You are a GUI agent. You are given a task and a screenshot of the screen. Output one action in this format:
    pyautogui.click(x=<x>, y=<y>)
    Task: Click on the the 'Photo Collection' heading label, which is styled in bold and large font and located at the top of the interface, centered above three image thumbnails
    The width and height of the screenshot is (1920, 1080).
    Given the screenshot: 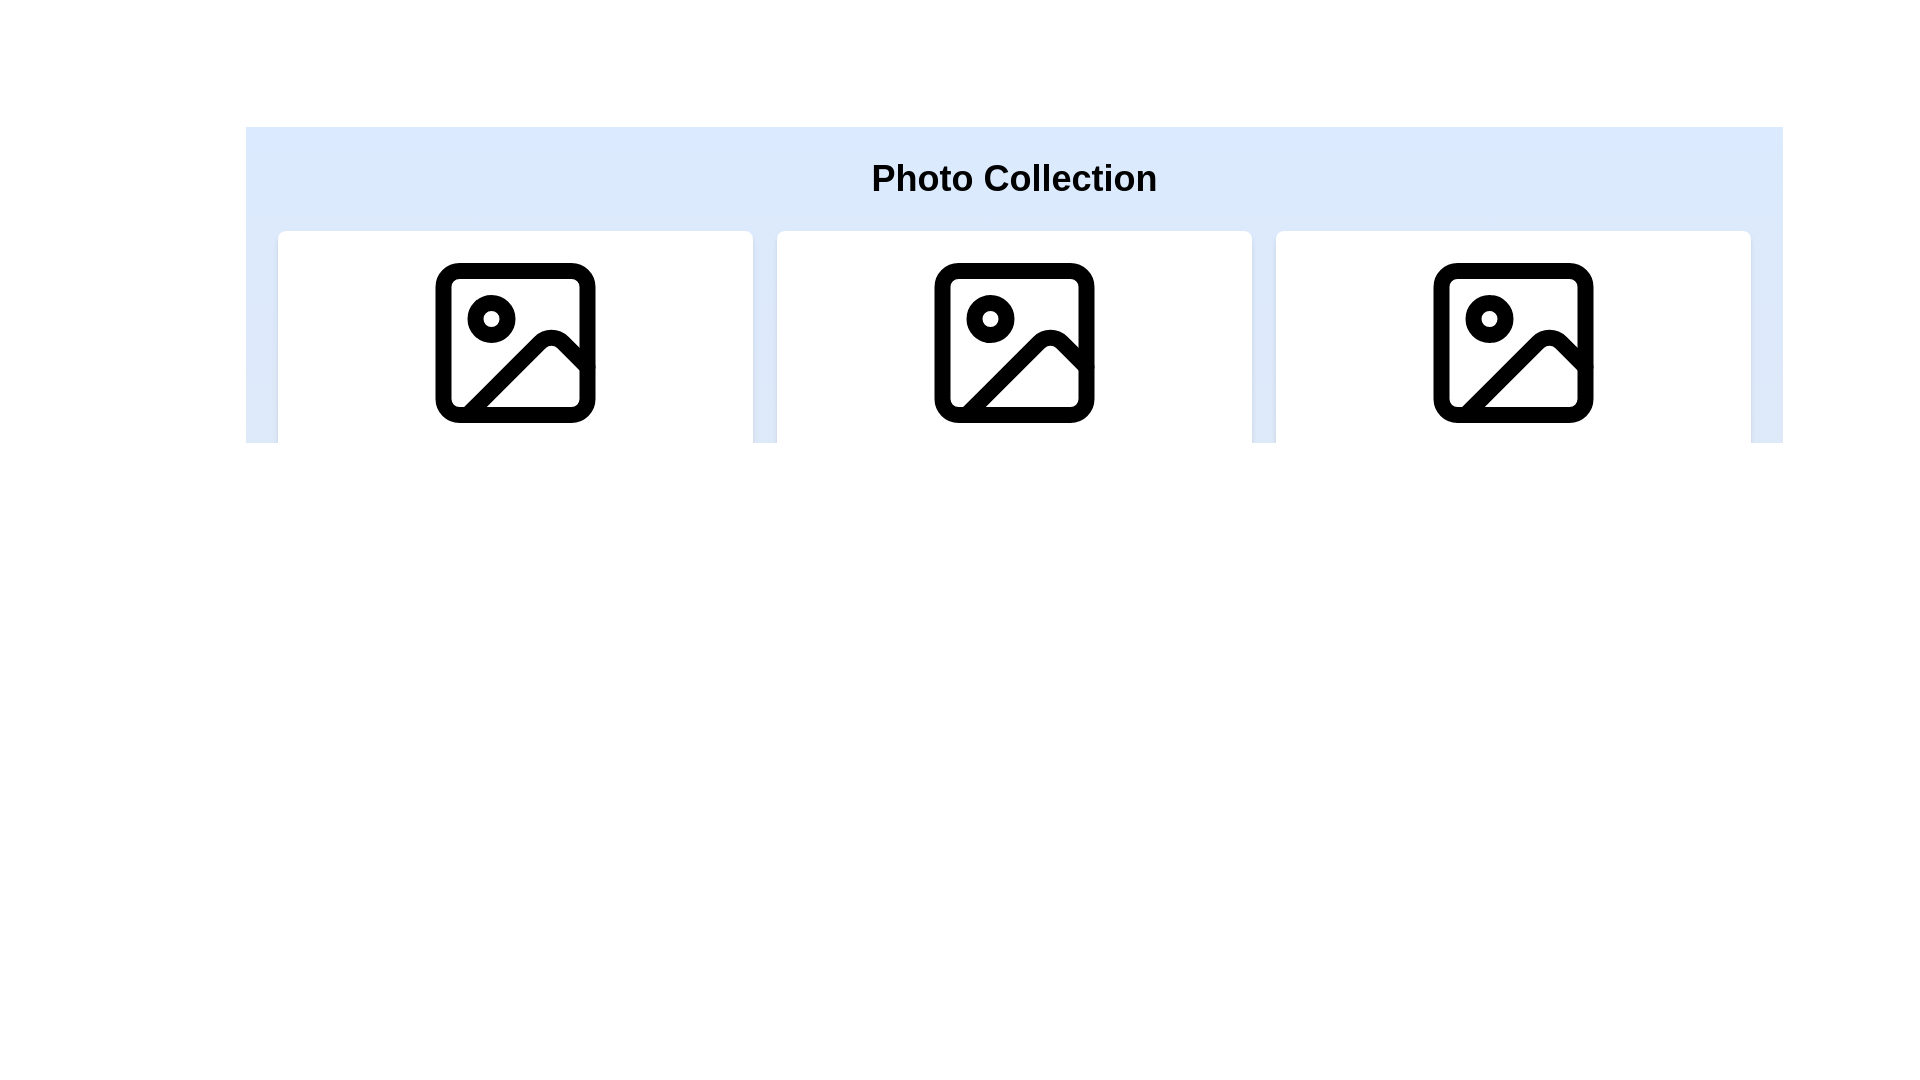 What is the action you would take?
    pyautogui.click(x=1014, y=177)
    